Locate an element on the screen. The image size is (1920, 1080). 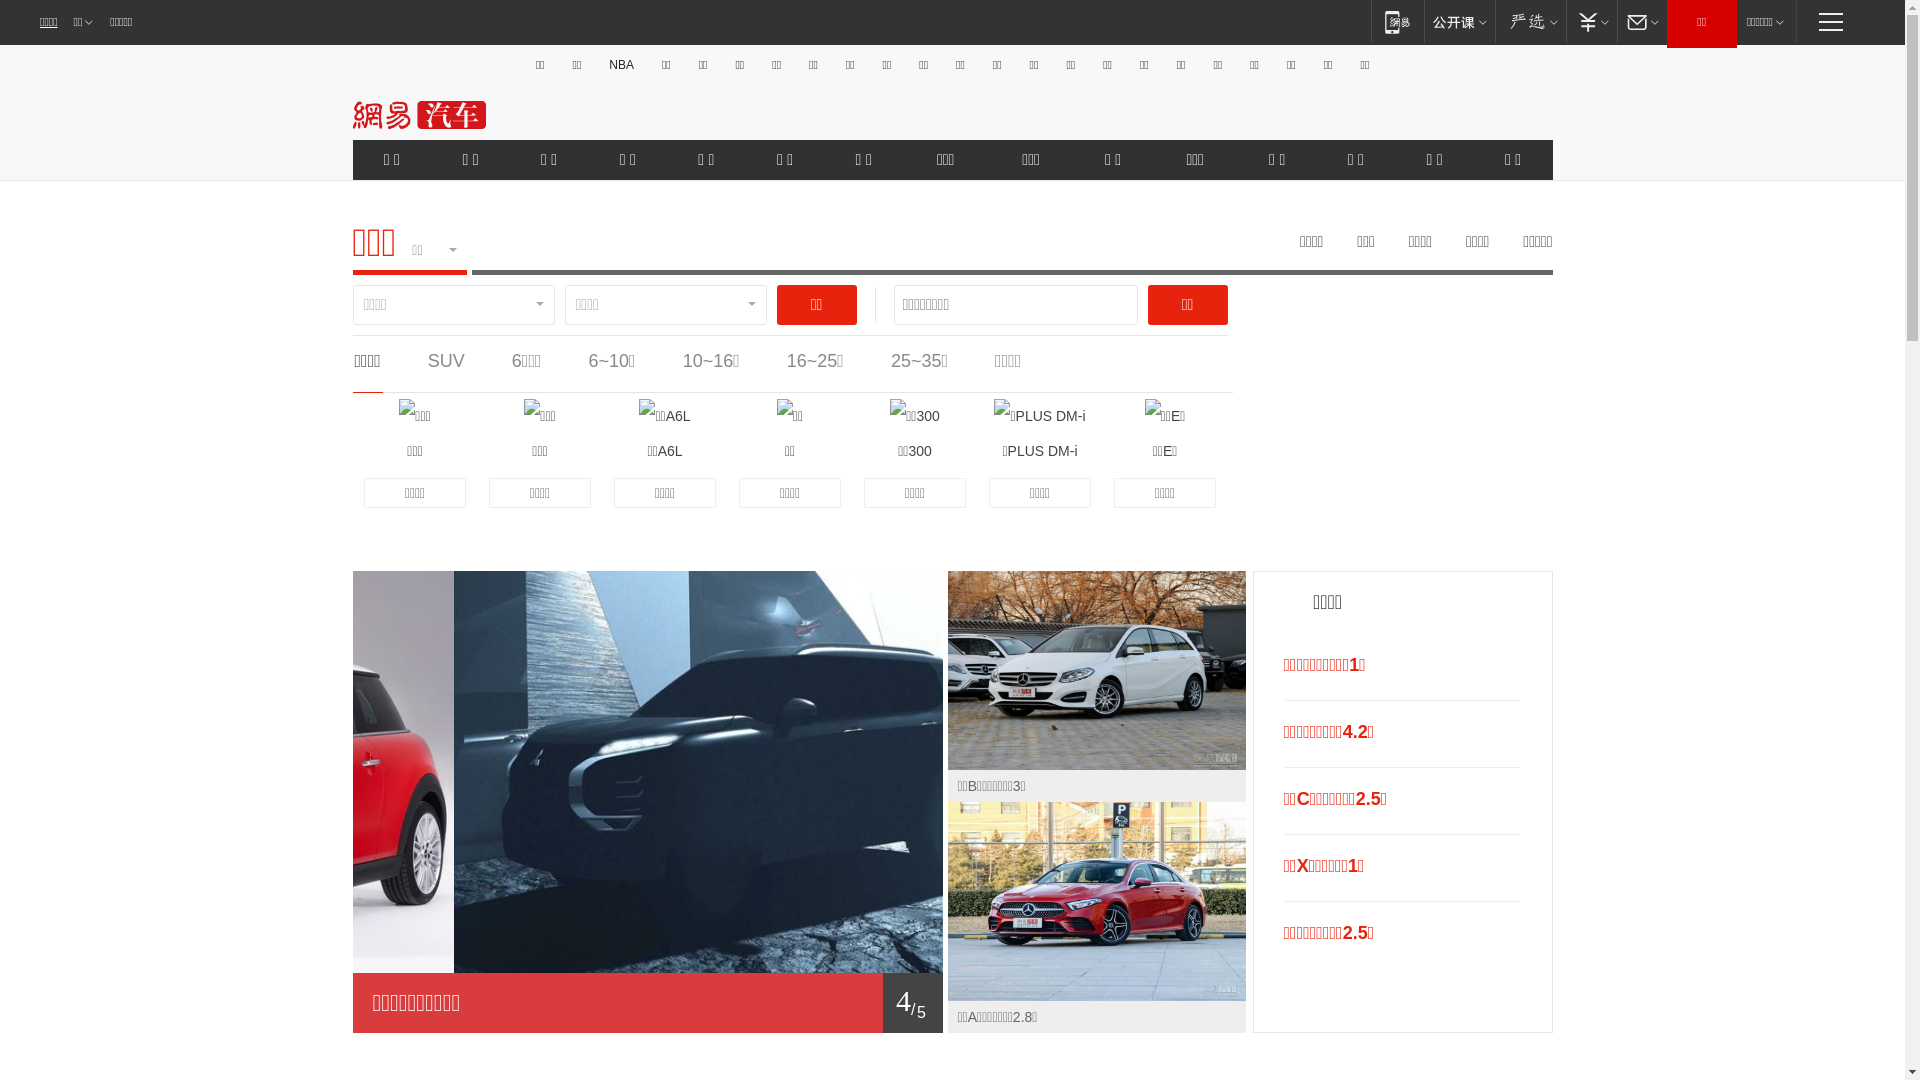
'NBA' is located at coordinates (620, 64).